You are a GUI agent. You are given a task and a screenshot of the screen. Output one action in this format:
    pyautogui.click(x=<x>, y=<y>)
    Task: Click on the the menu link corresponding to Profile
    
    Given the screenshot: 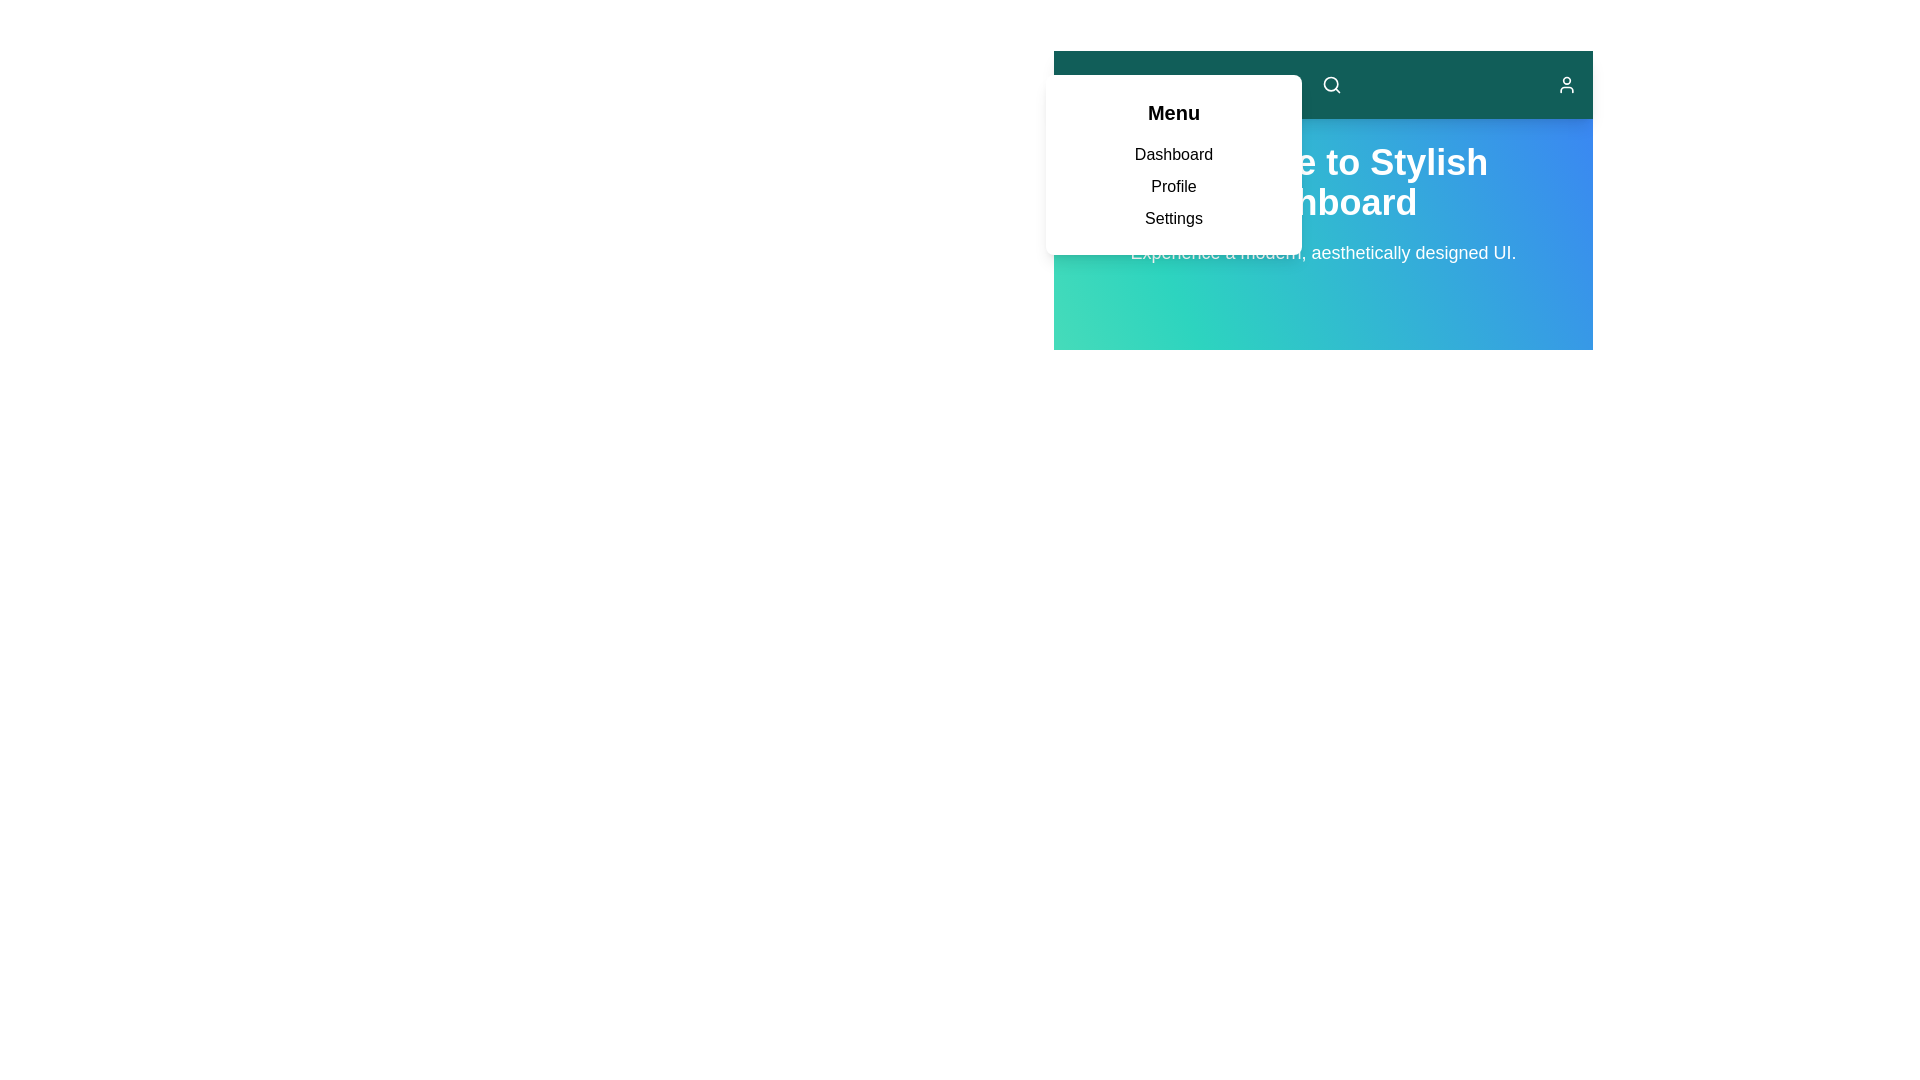 What is the action you would take?
    pyautogui.click(x=1174, y=186)
    